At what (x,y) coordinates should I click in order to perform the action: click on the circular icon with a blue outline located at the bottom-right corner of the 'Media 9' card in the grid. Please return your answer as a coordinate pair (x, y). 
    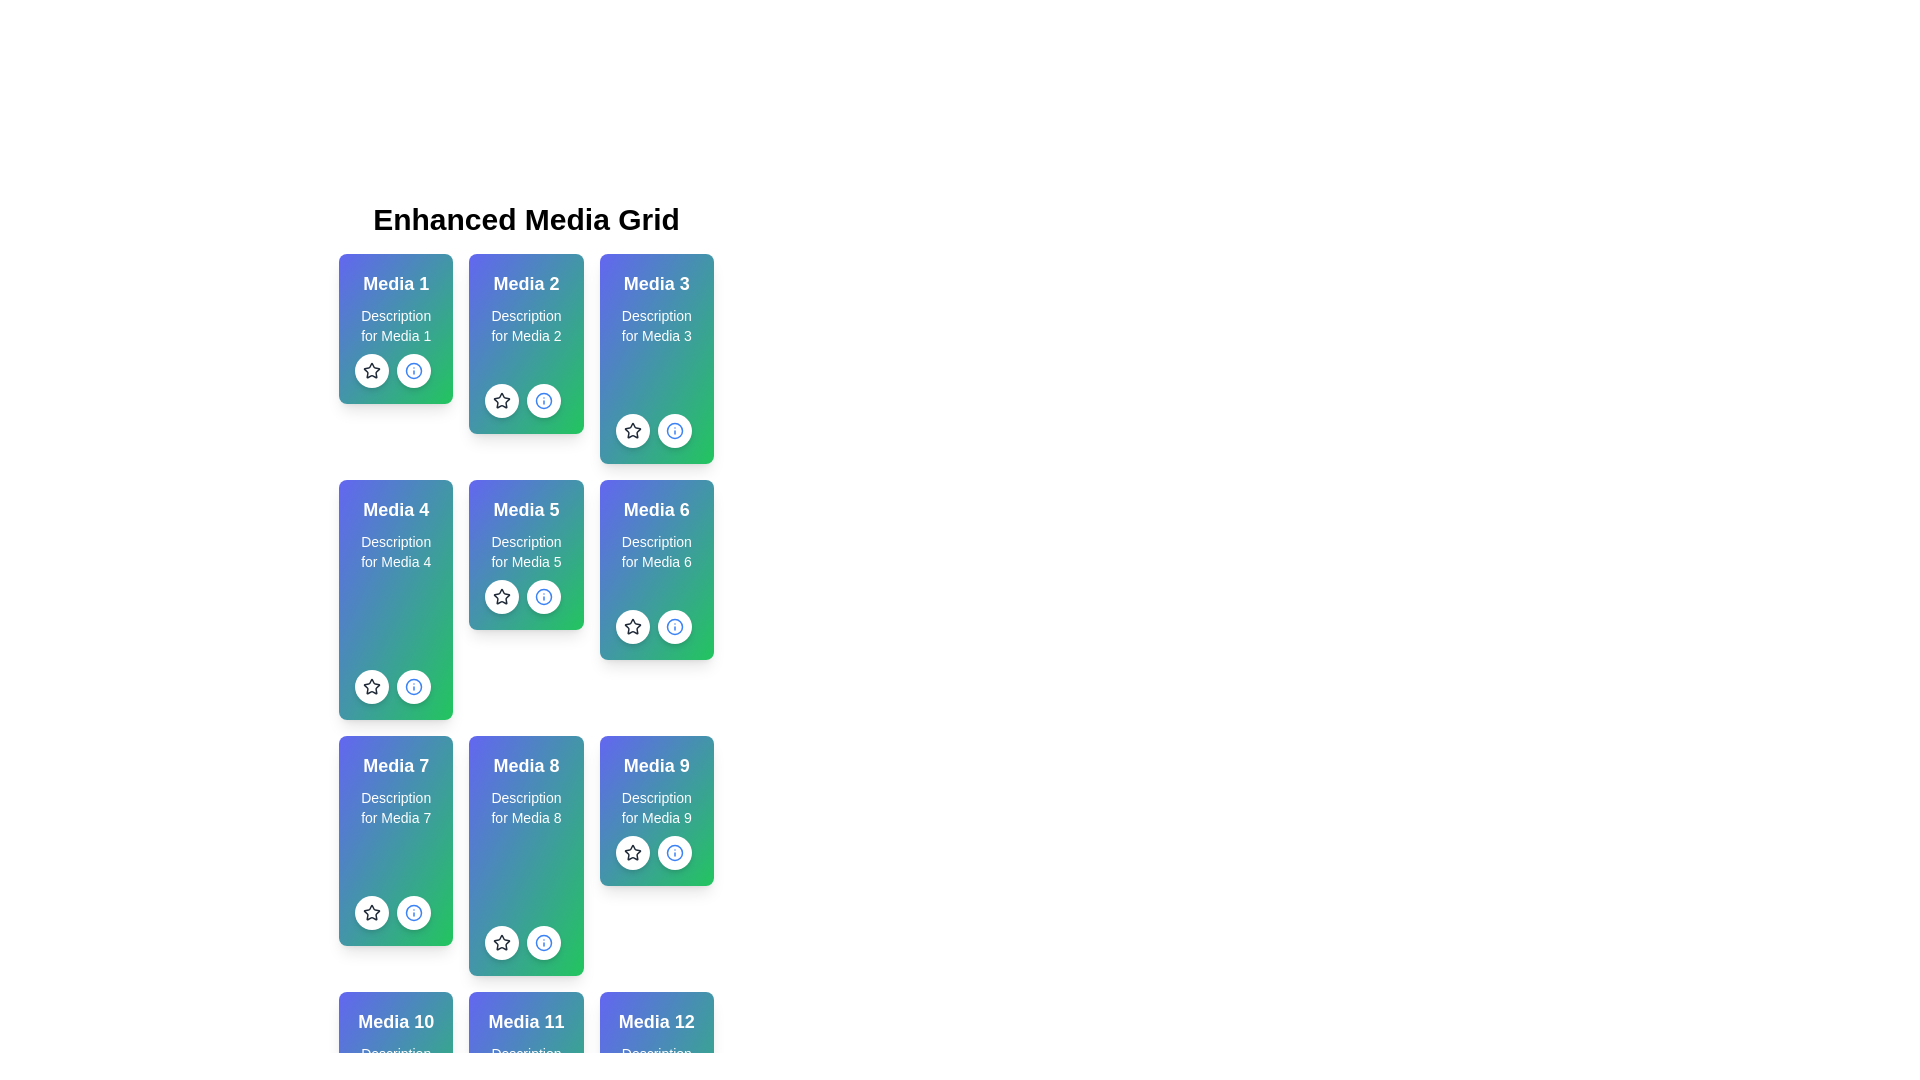
    Looking at the image, I should click on (674, 852).